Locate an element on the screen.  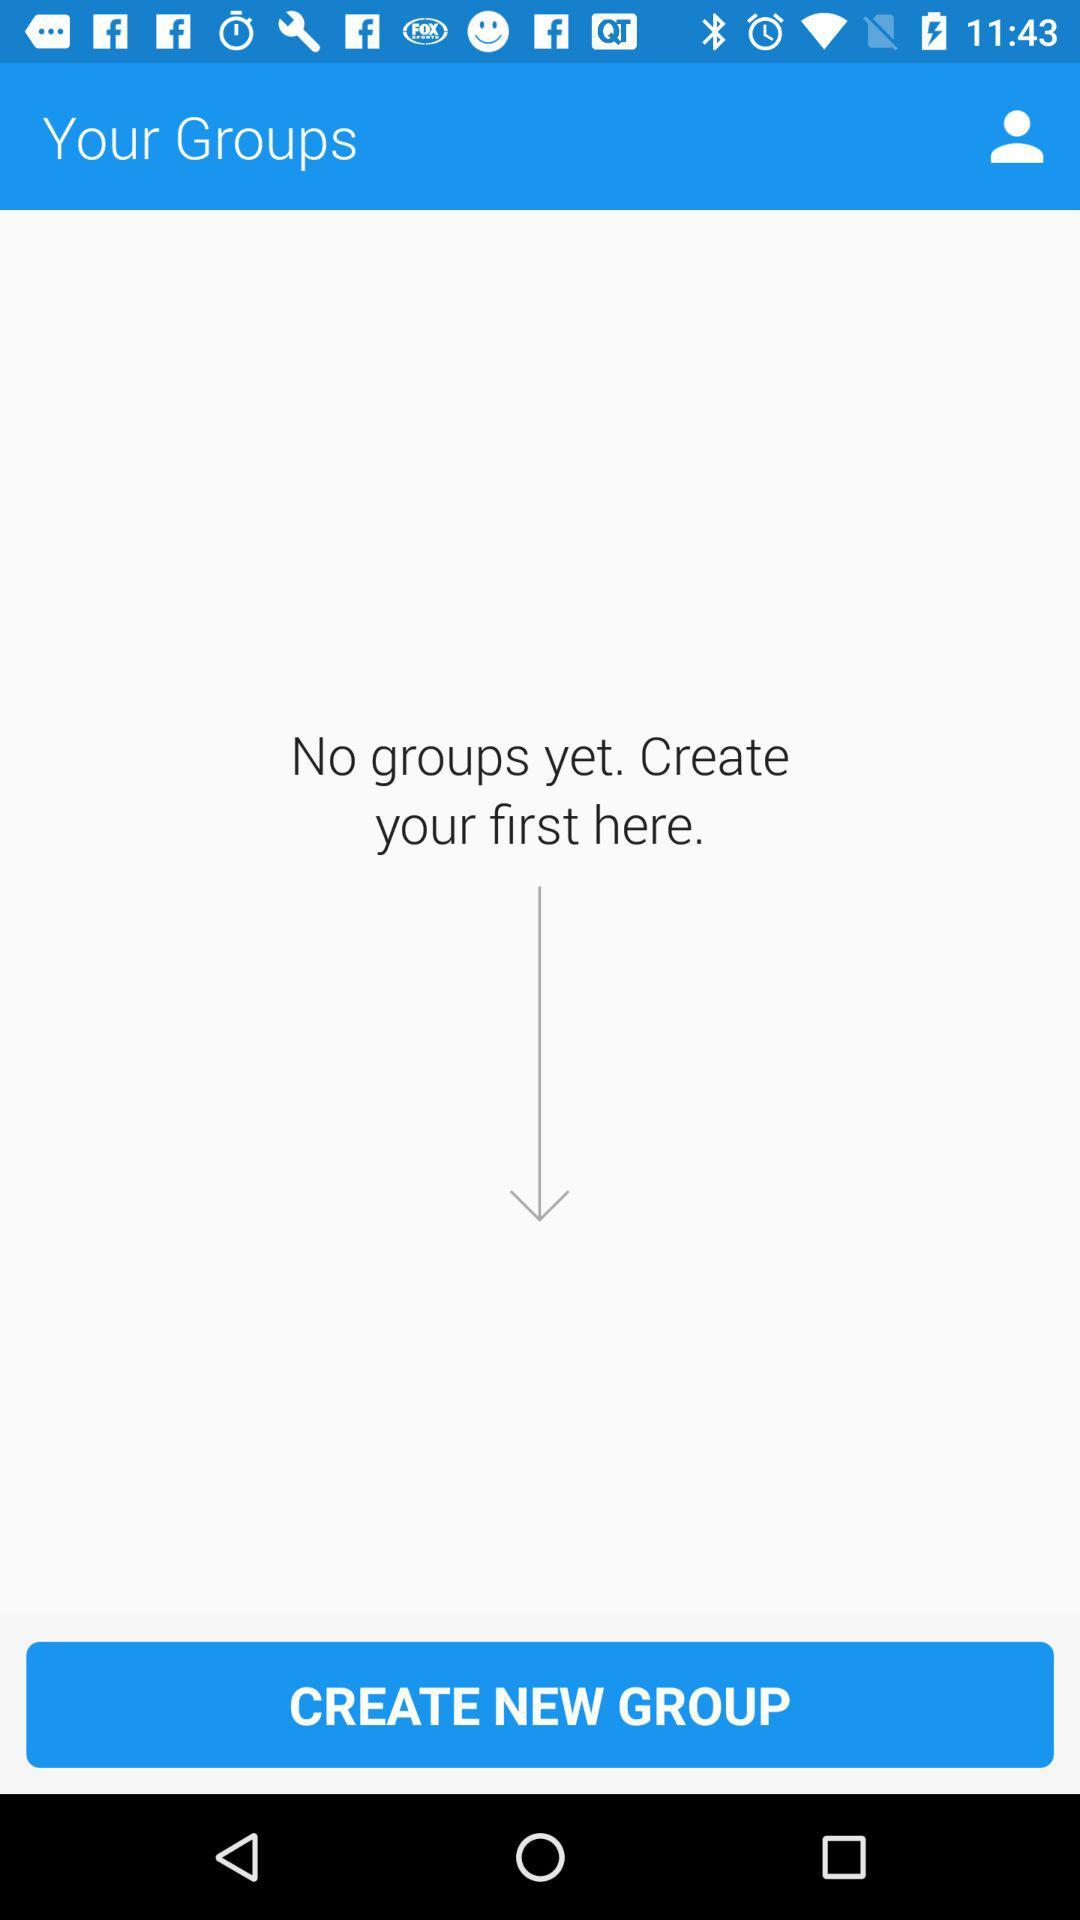
the icon above the create new group icon is located at coordinates (1017, 135).